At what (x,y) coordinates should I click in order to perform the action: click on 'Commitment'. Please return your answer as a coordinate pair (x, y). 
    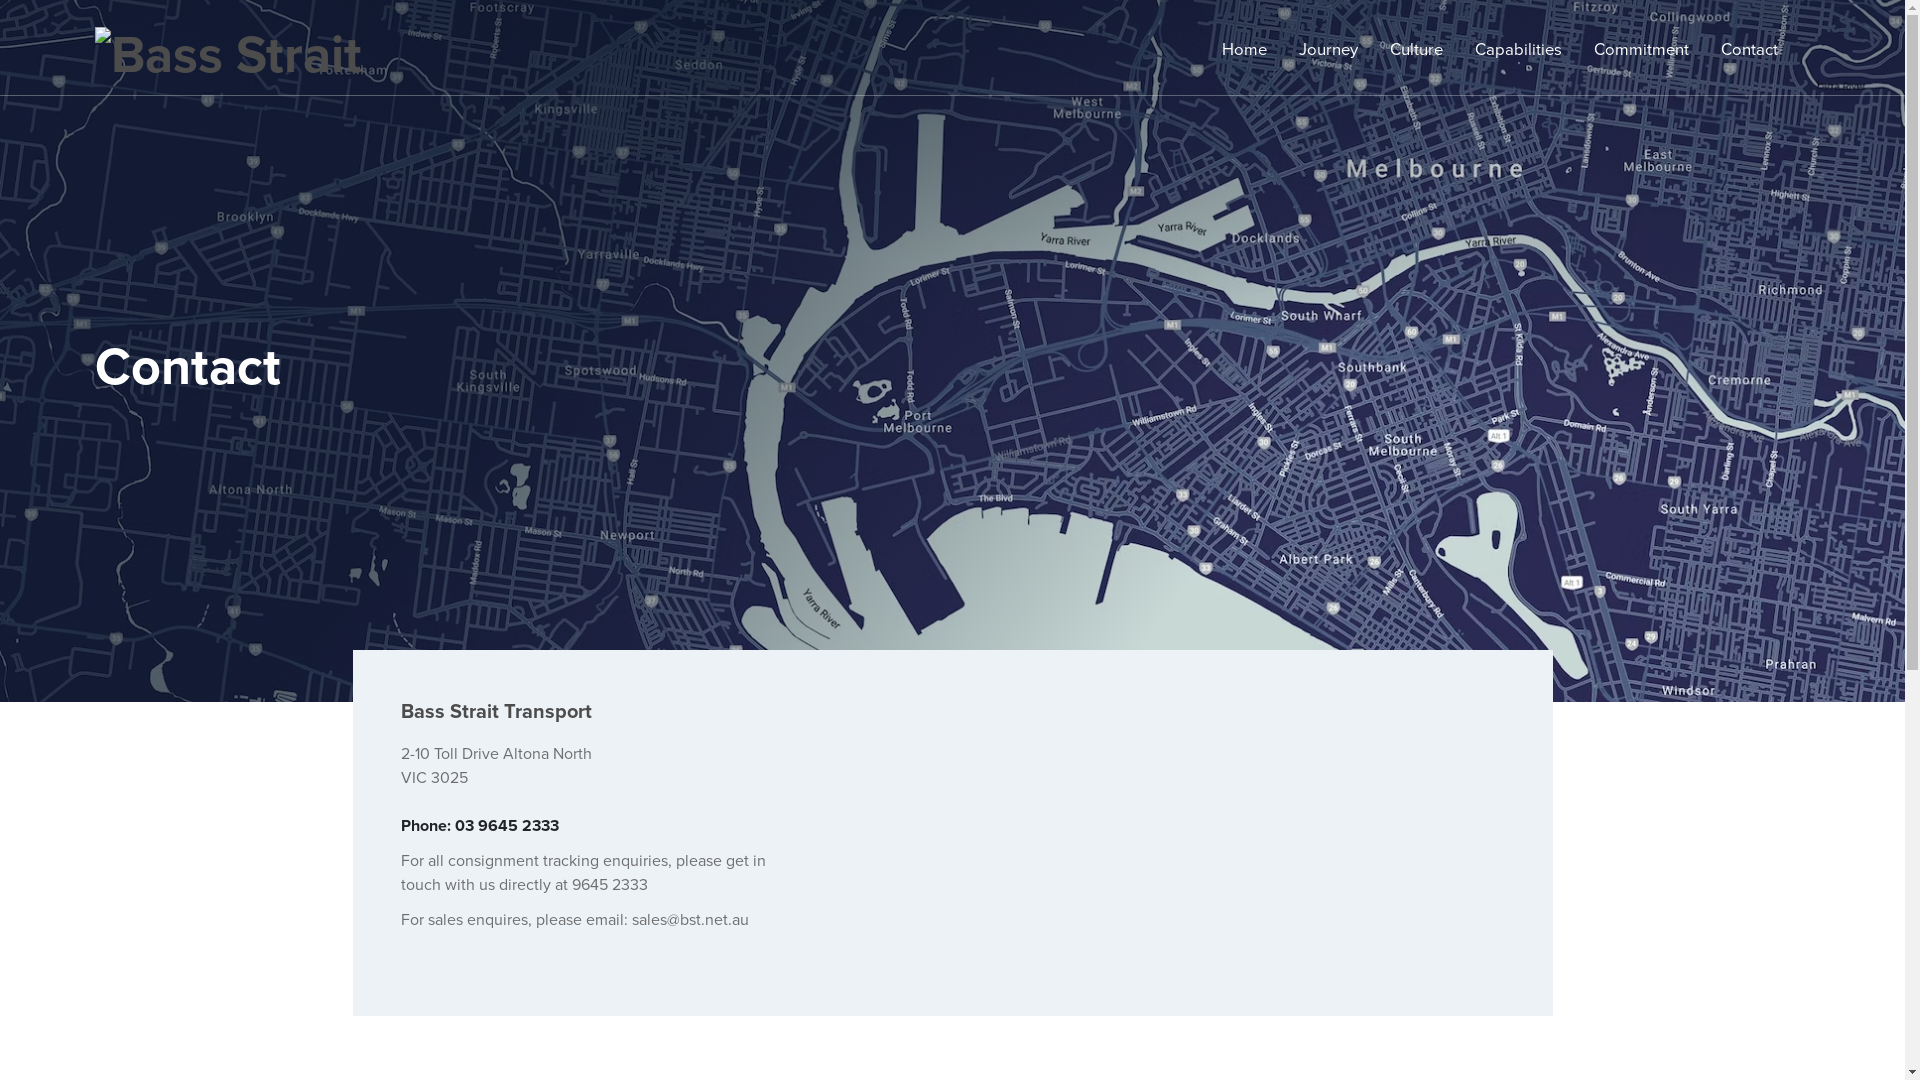
    Looking at the image, I should click on (1592, 49).